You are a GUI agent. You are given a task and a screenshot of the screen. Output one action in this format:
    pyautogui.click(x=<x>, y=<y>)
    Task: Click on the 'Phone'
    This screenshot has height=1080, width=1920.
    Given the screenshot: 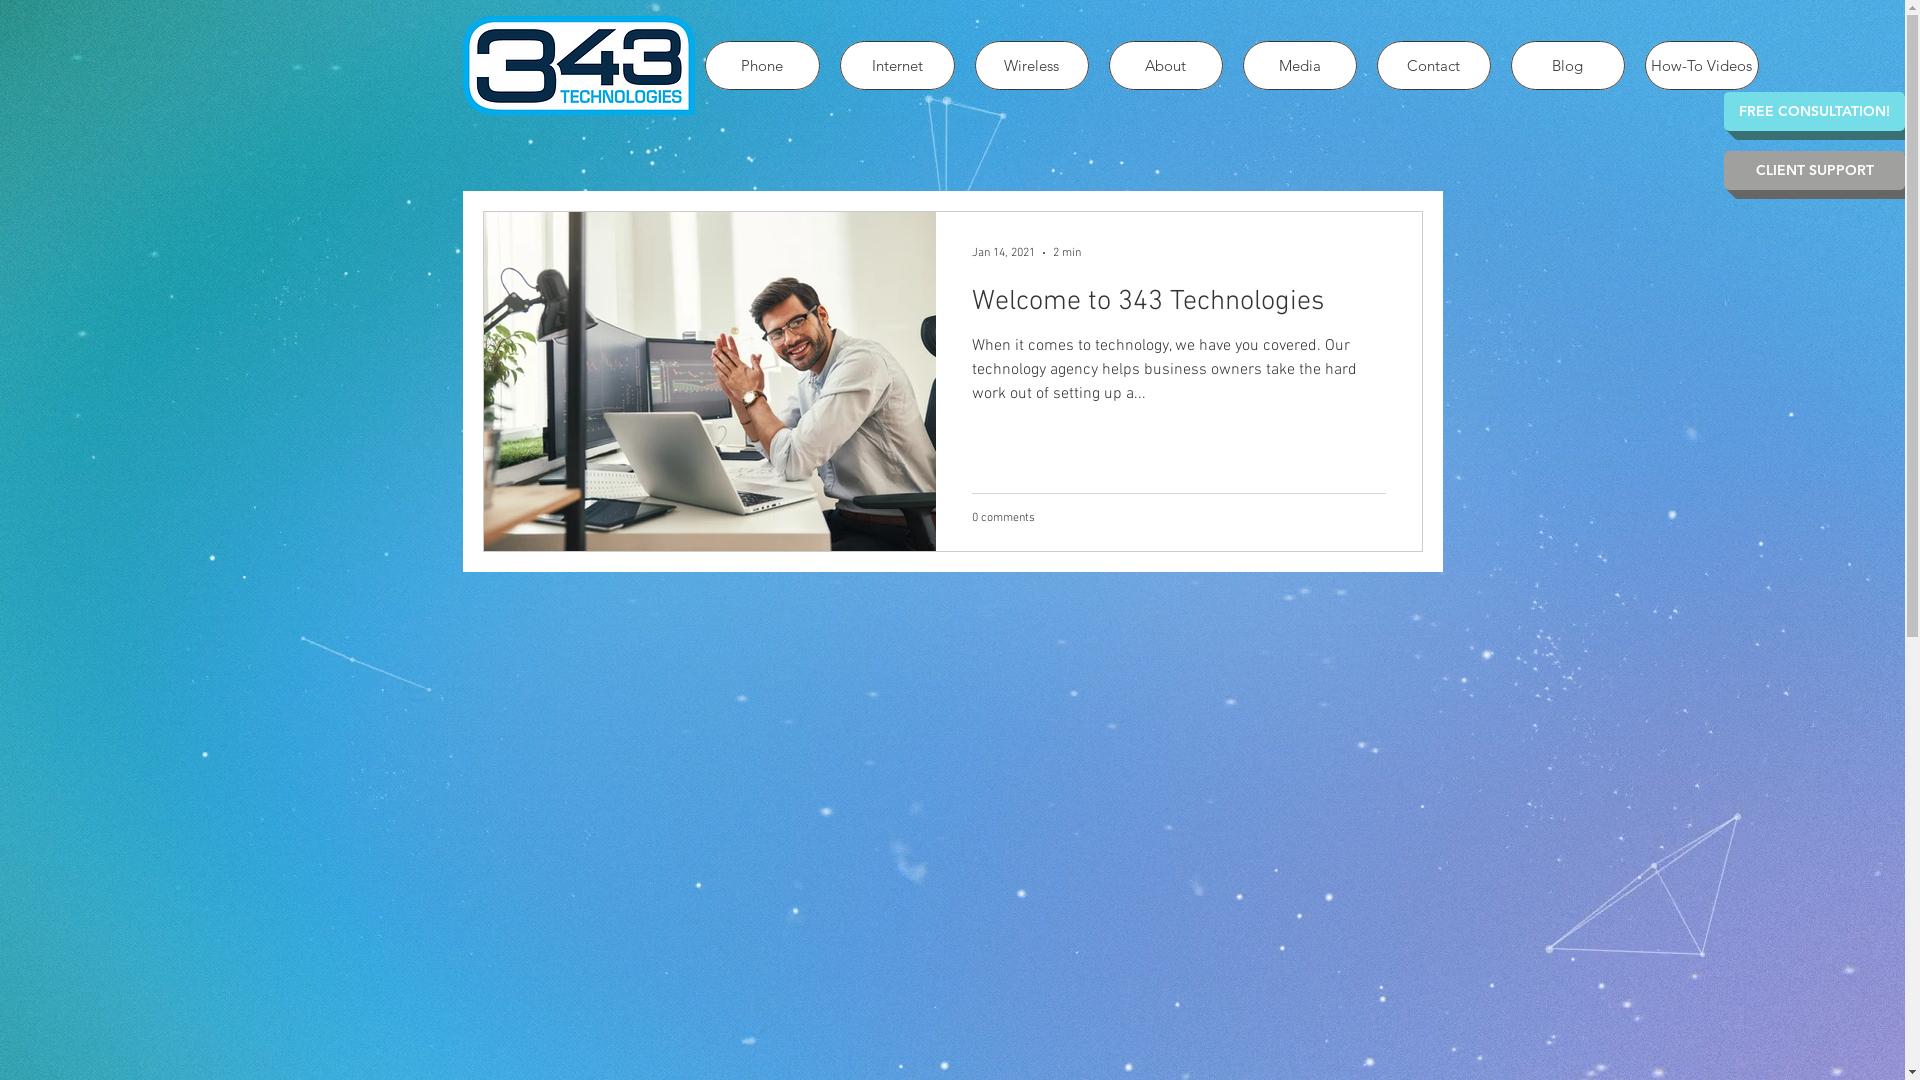 What is the action you would take?
    pyautogui.click(x=760, y=64)
    